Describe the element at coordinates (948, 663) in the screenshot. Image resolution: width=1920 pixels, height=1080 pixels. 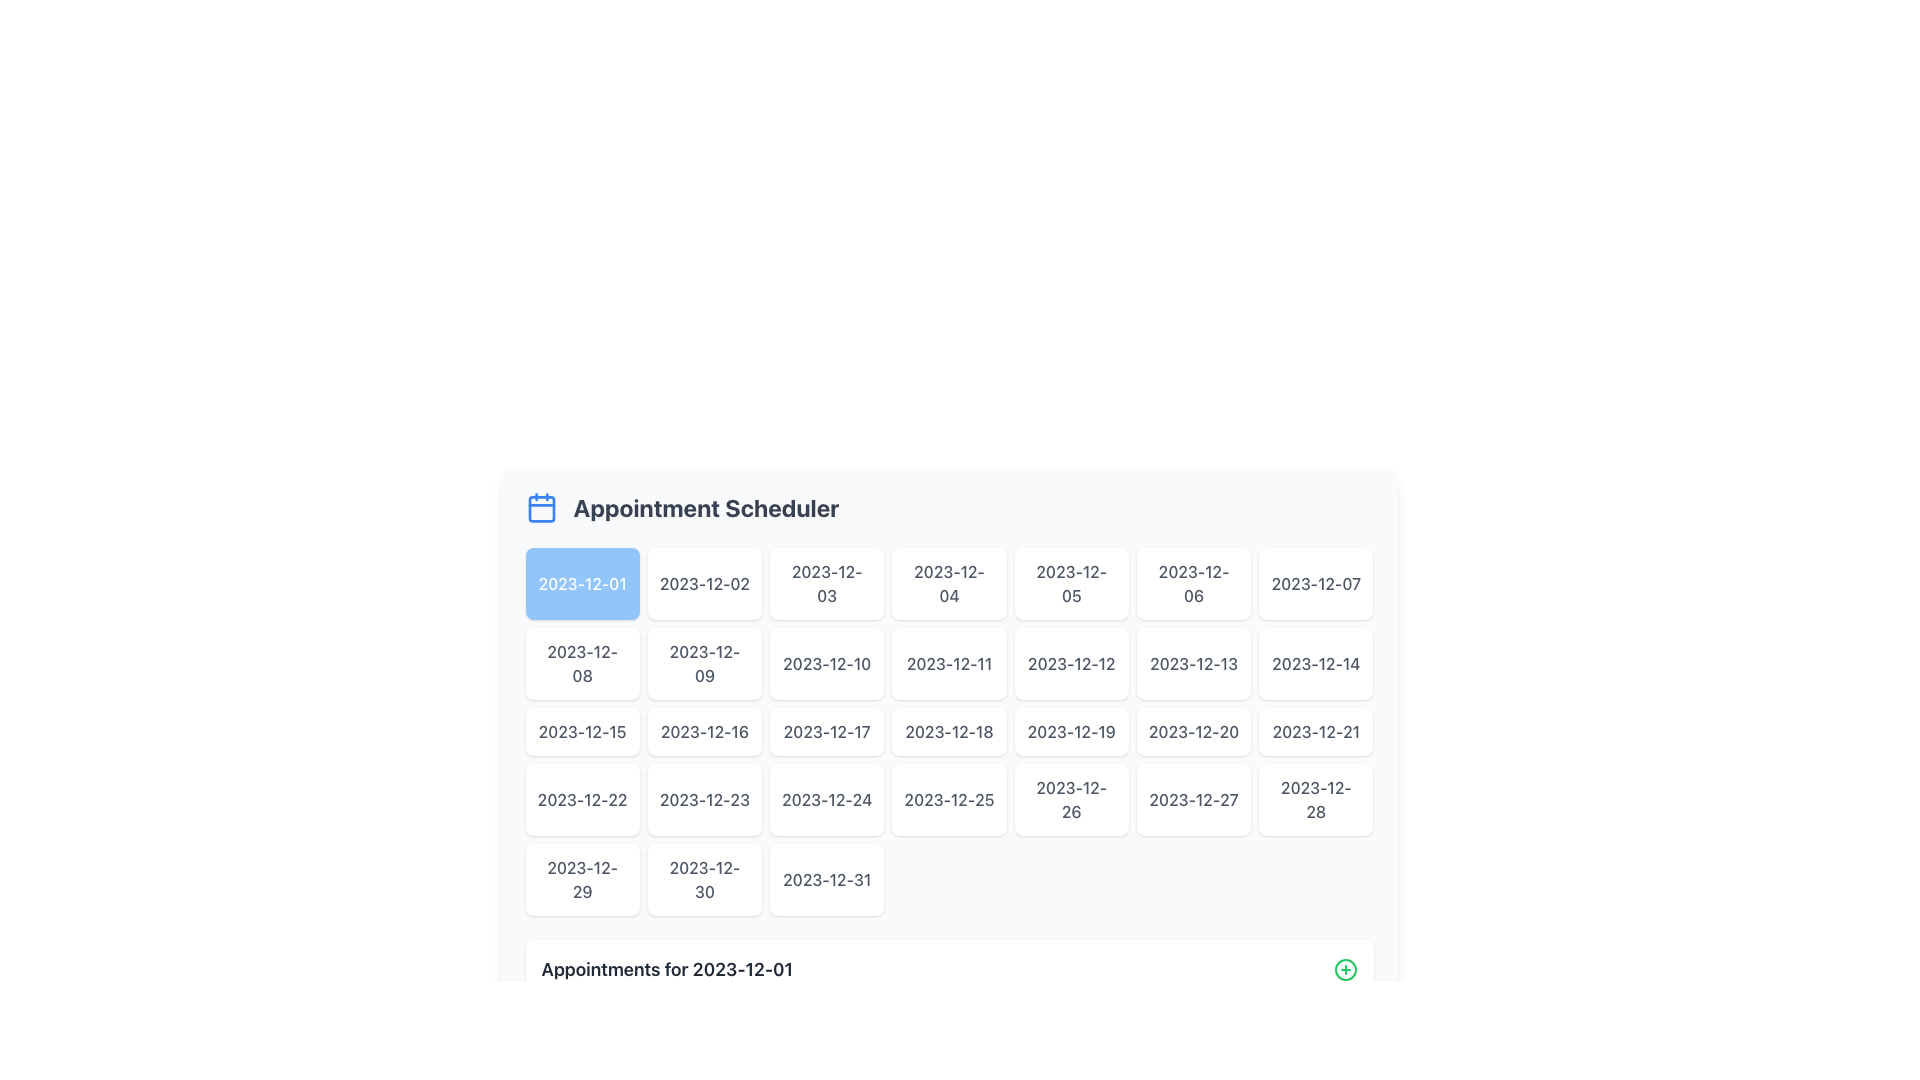
I see `the rectangular button labeled '2023-12-11'` at that location.